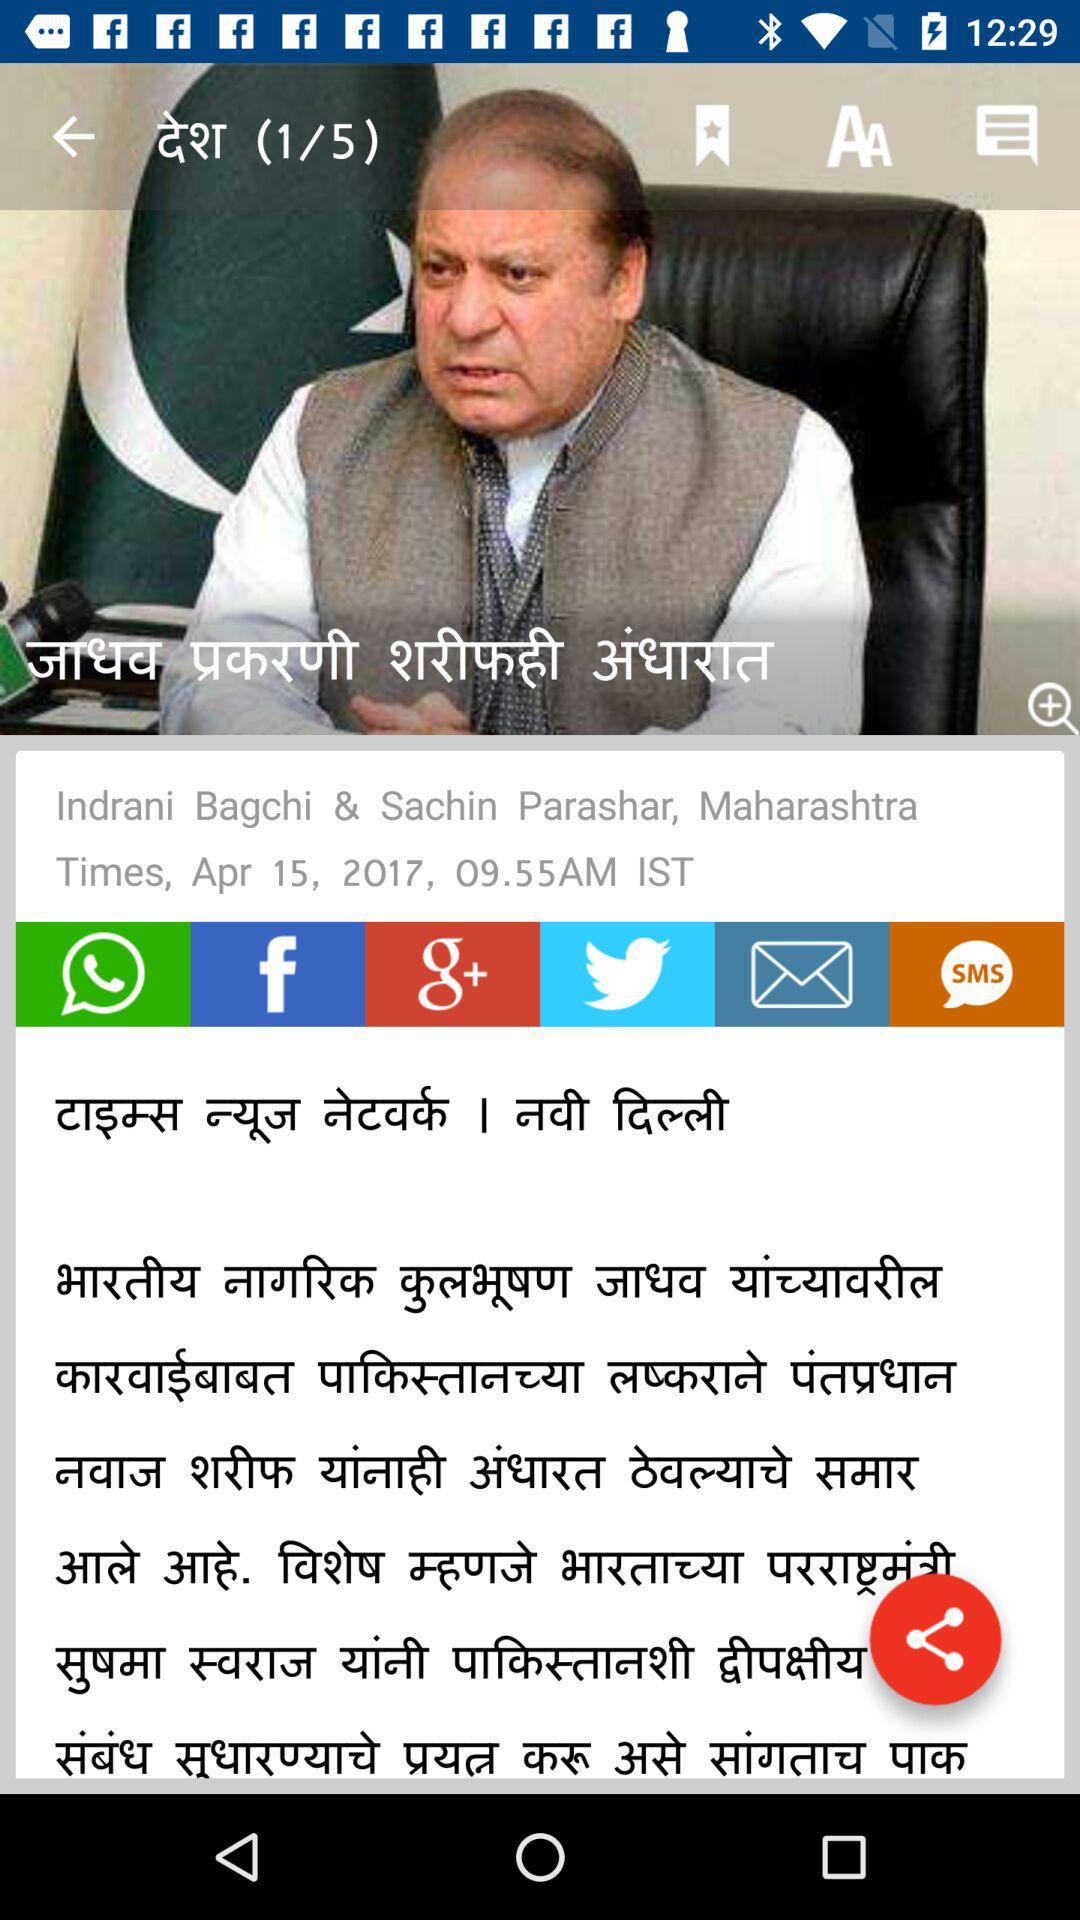  I want to click on twitter share option, so click(626, 974).